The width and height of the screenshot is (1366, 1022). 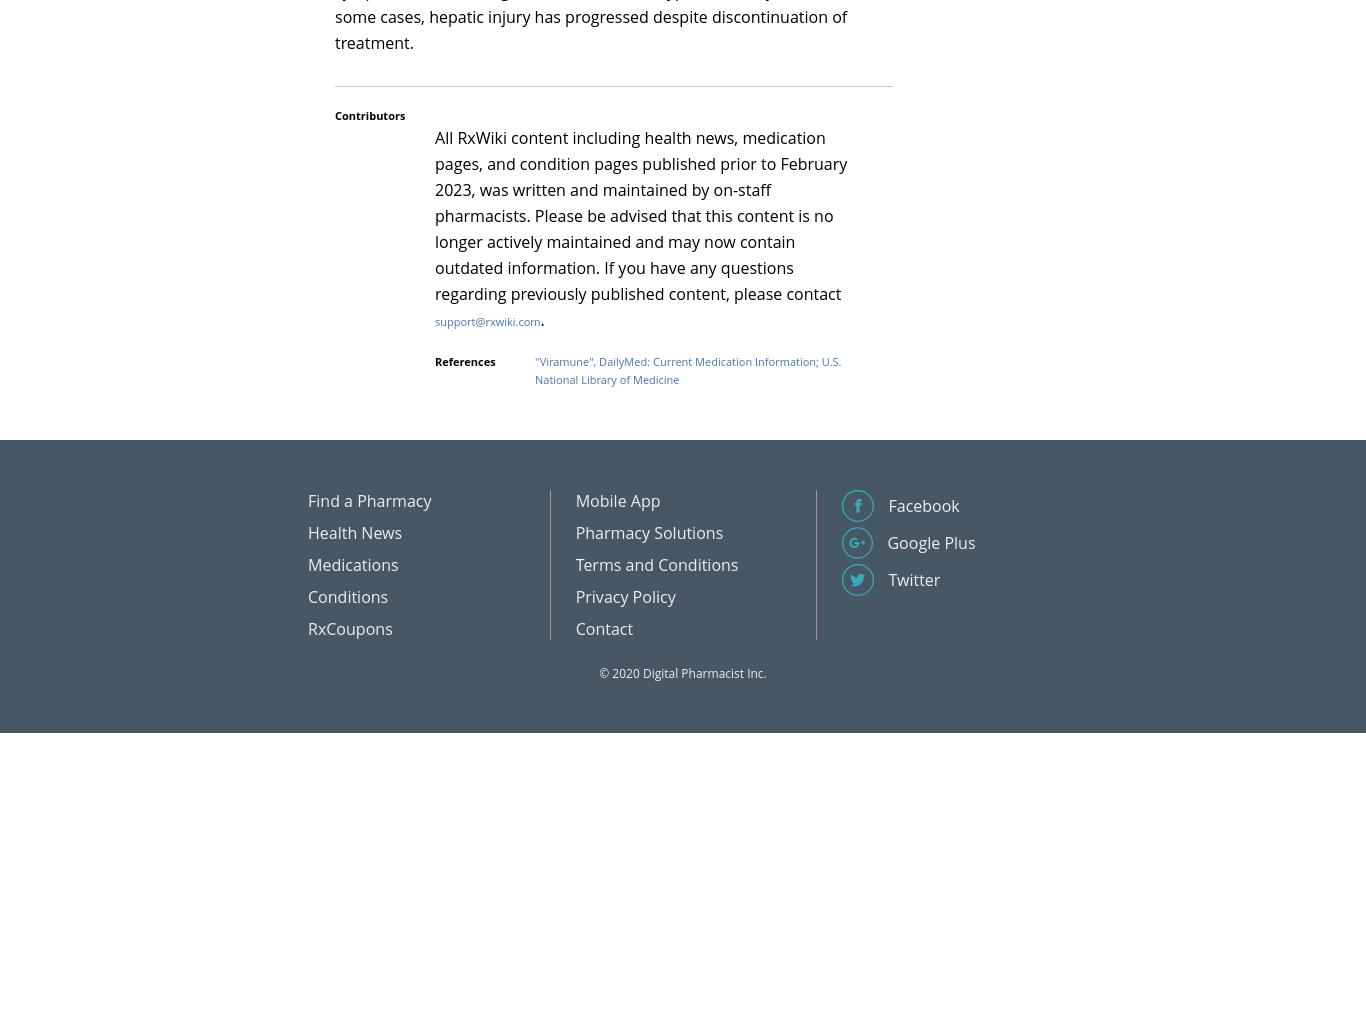 I want to click on 'Mobile App', so click(x=616, y=500).